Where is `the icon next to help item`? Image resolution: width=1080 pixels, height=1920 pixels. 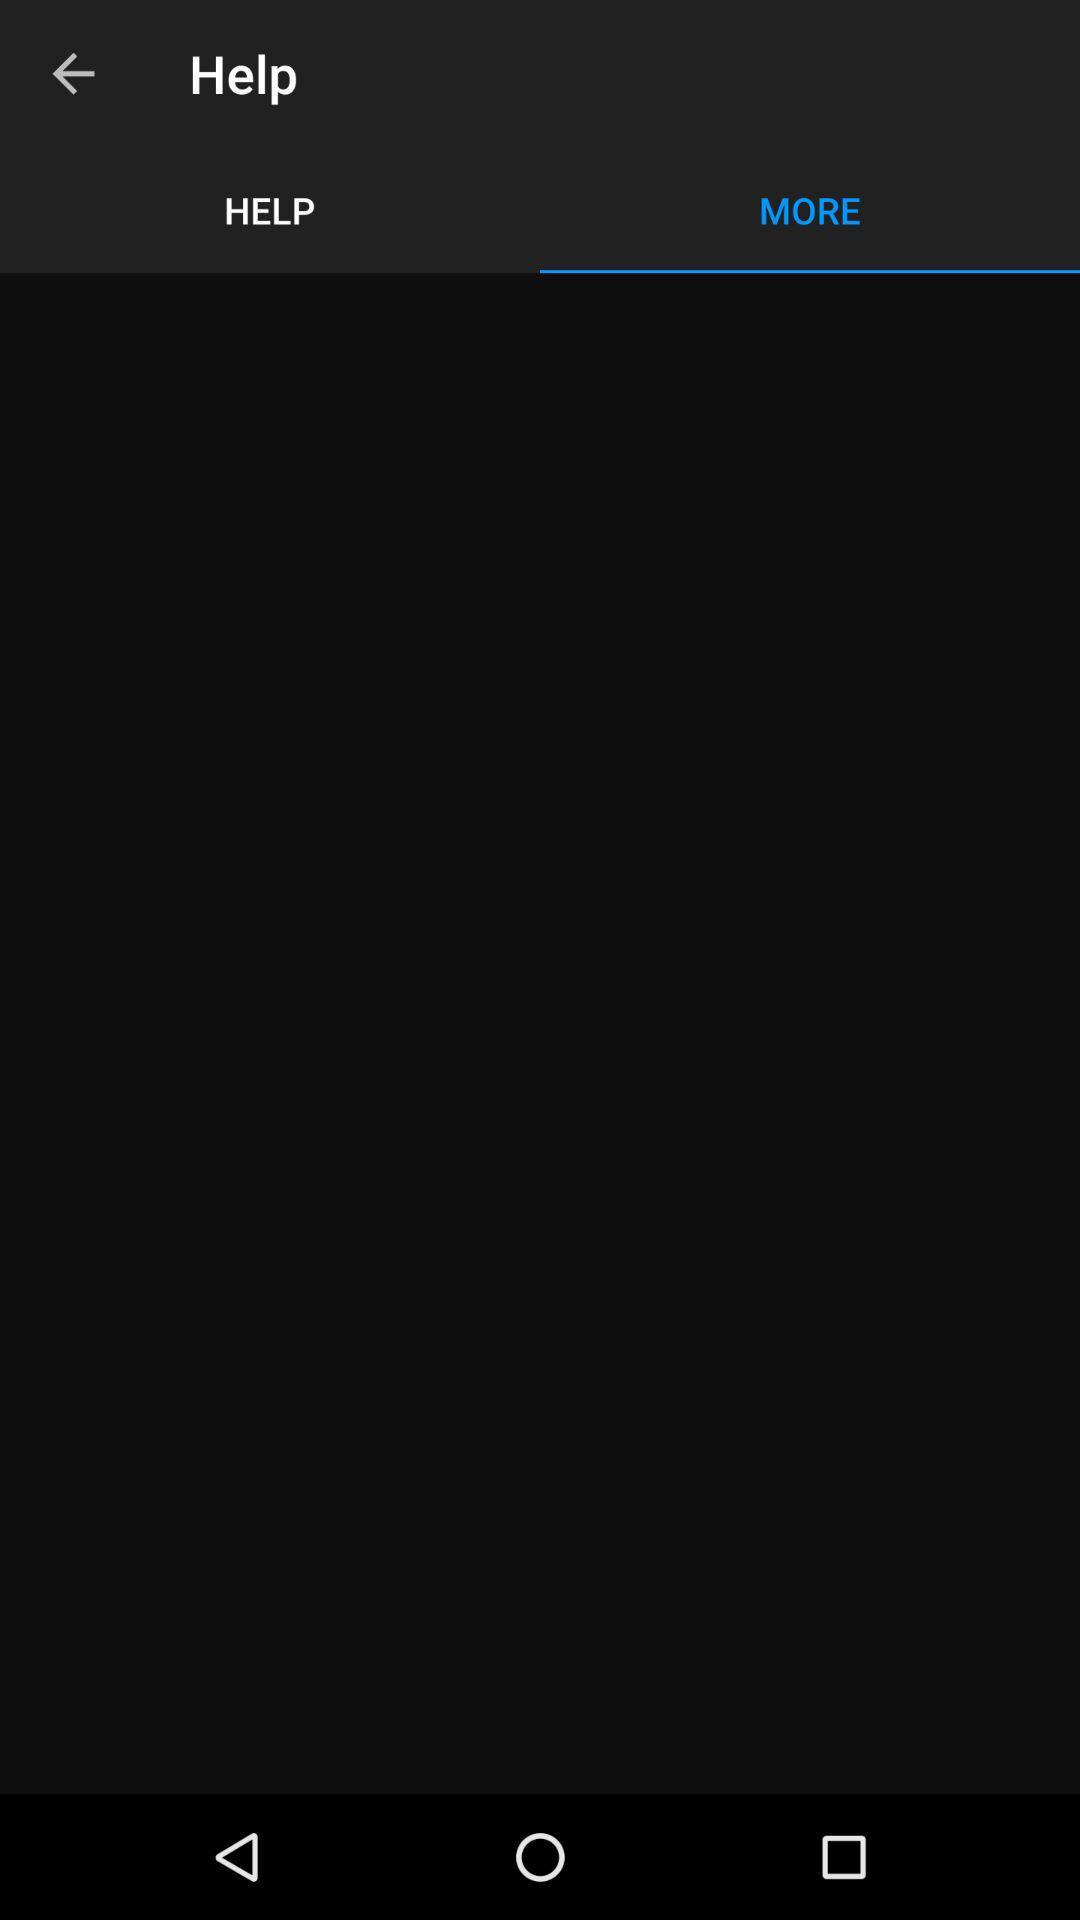
the icon next to help item is located at coordinates (72, 73).